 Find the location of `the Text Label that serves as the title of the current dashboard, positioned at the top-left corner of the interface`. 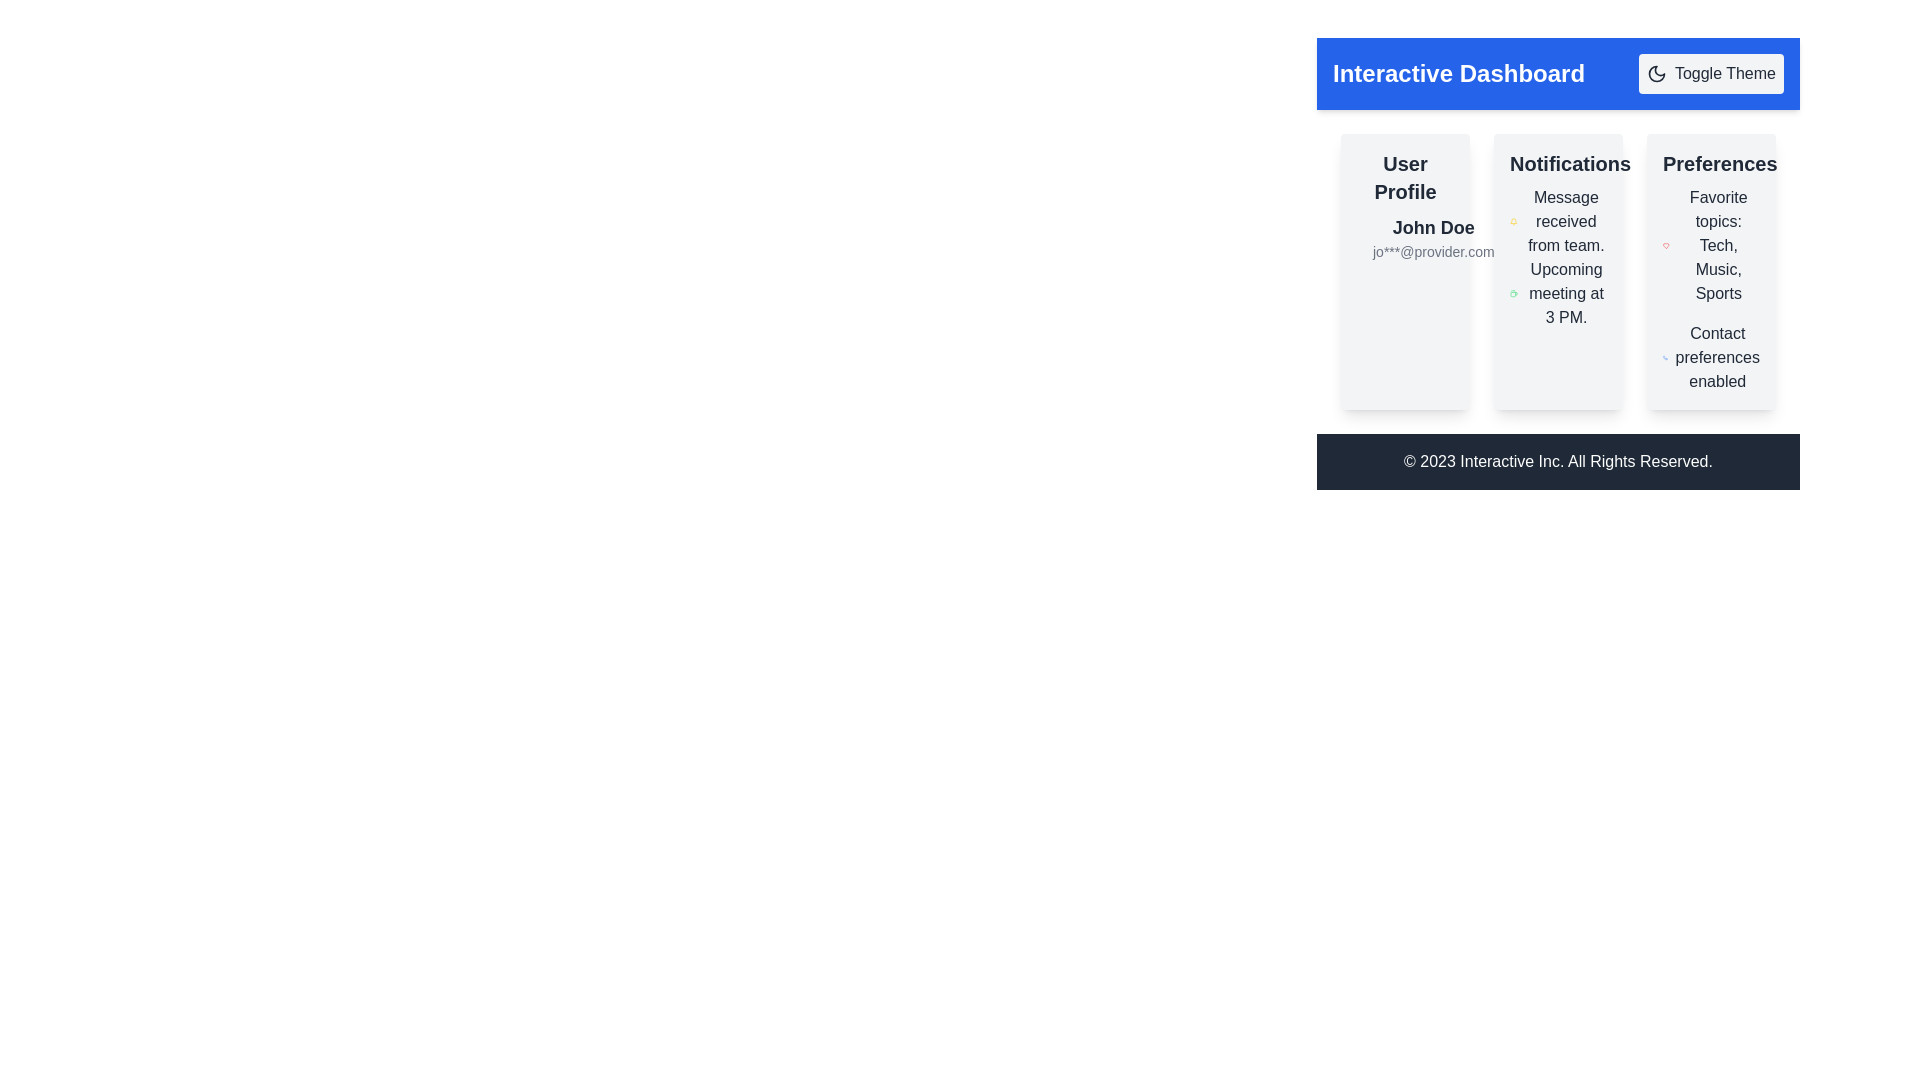

the Text Label that serves as the title of the current dashboard, positioned at the top-left corner of the interface is located at coordinates (1459, 72).